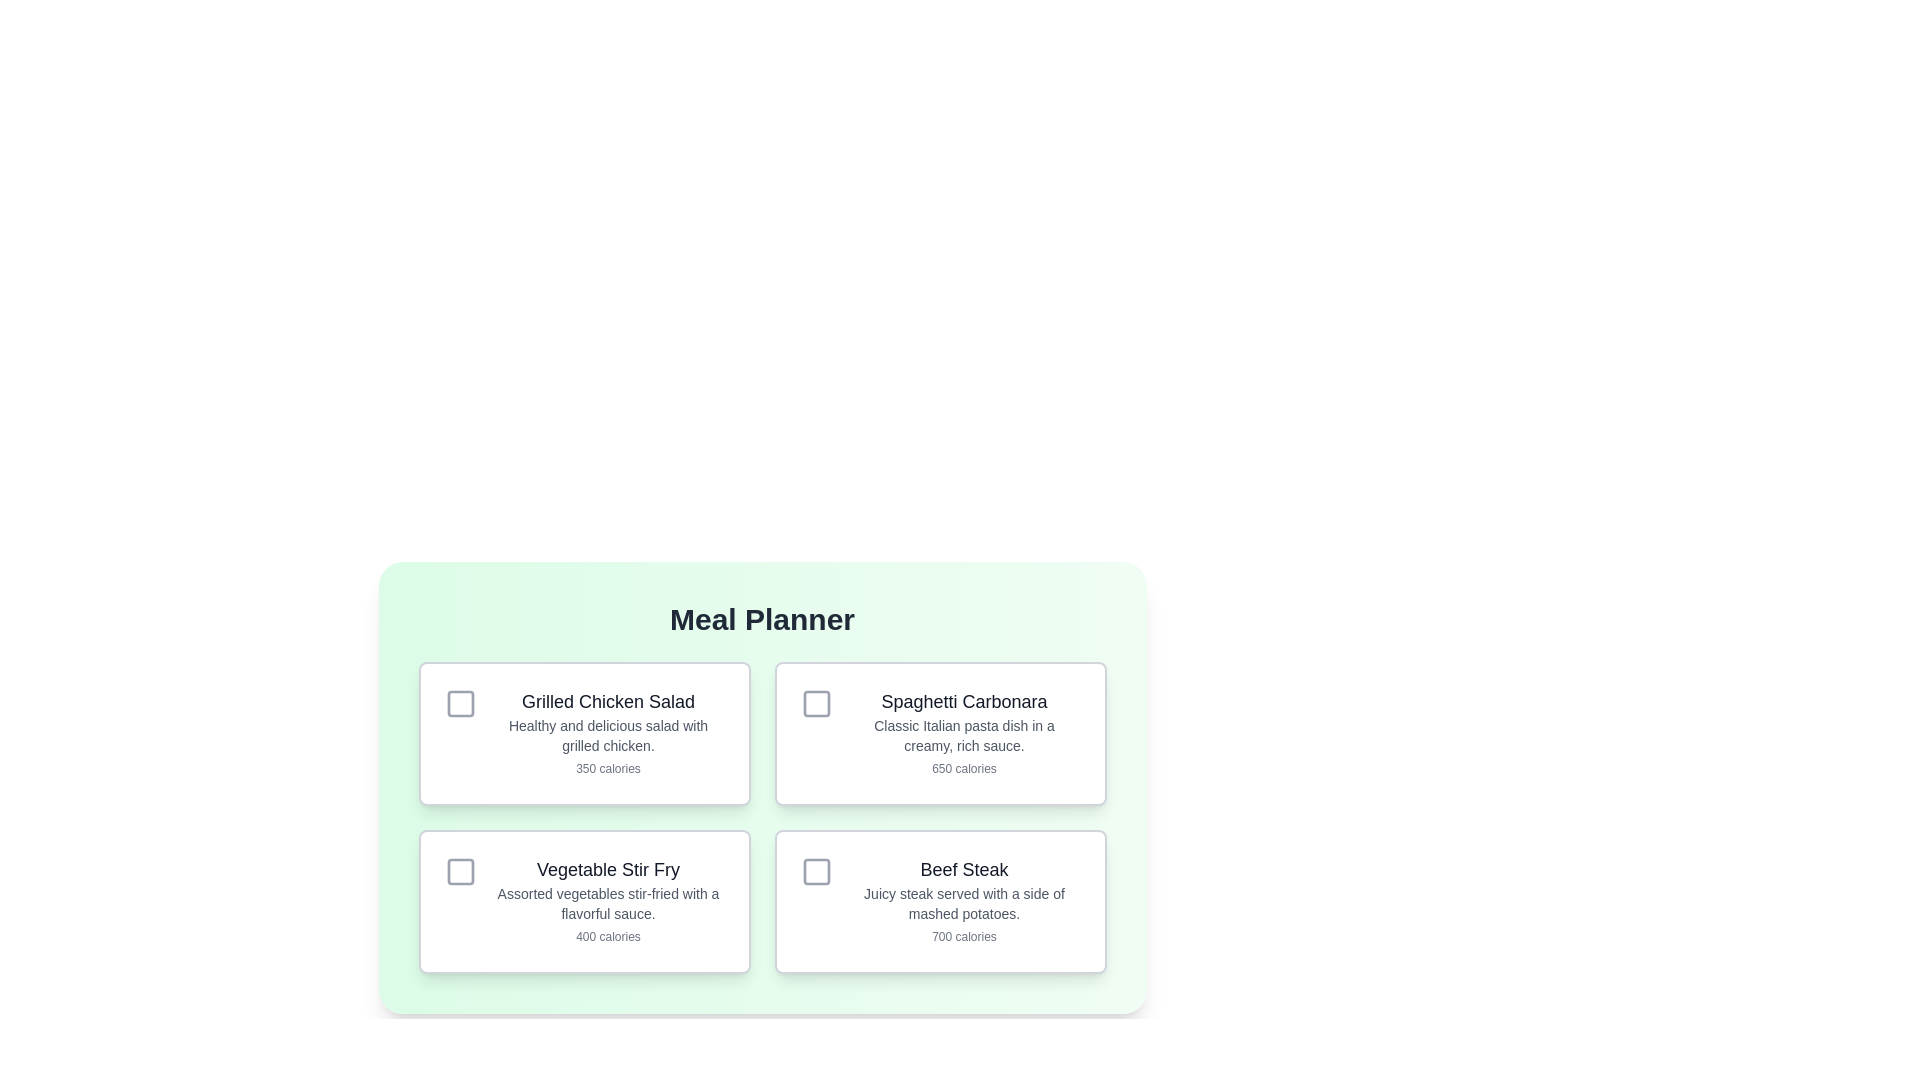  Describe the element at coordinates (459, 703) in the screenshot. I see `the checkbox styled in light gray, located in the top-left corner of the card containing 'Grilled Chicken Salad'` at that location.